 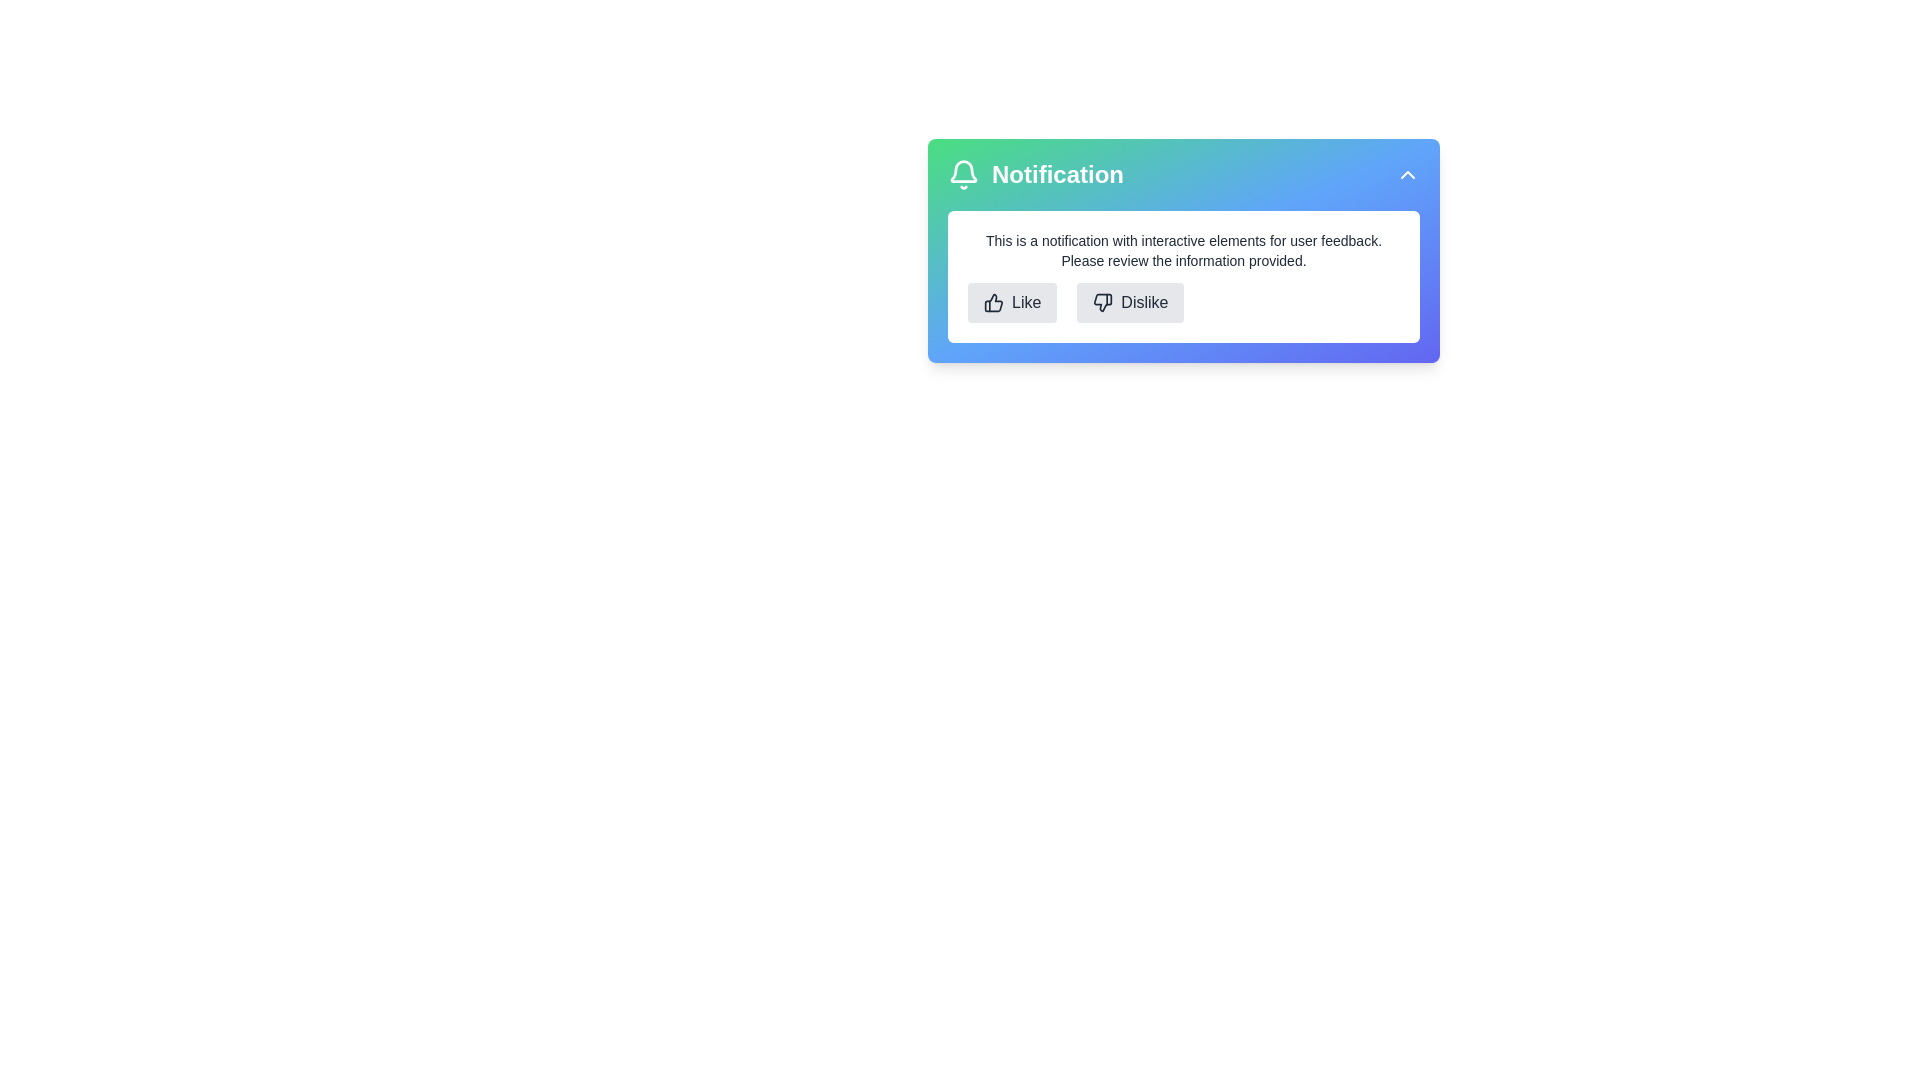 I want to click on the Dislike button to provide feedback, so click(x=1130, y=303).